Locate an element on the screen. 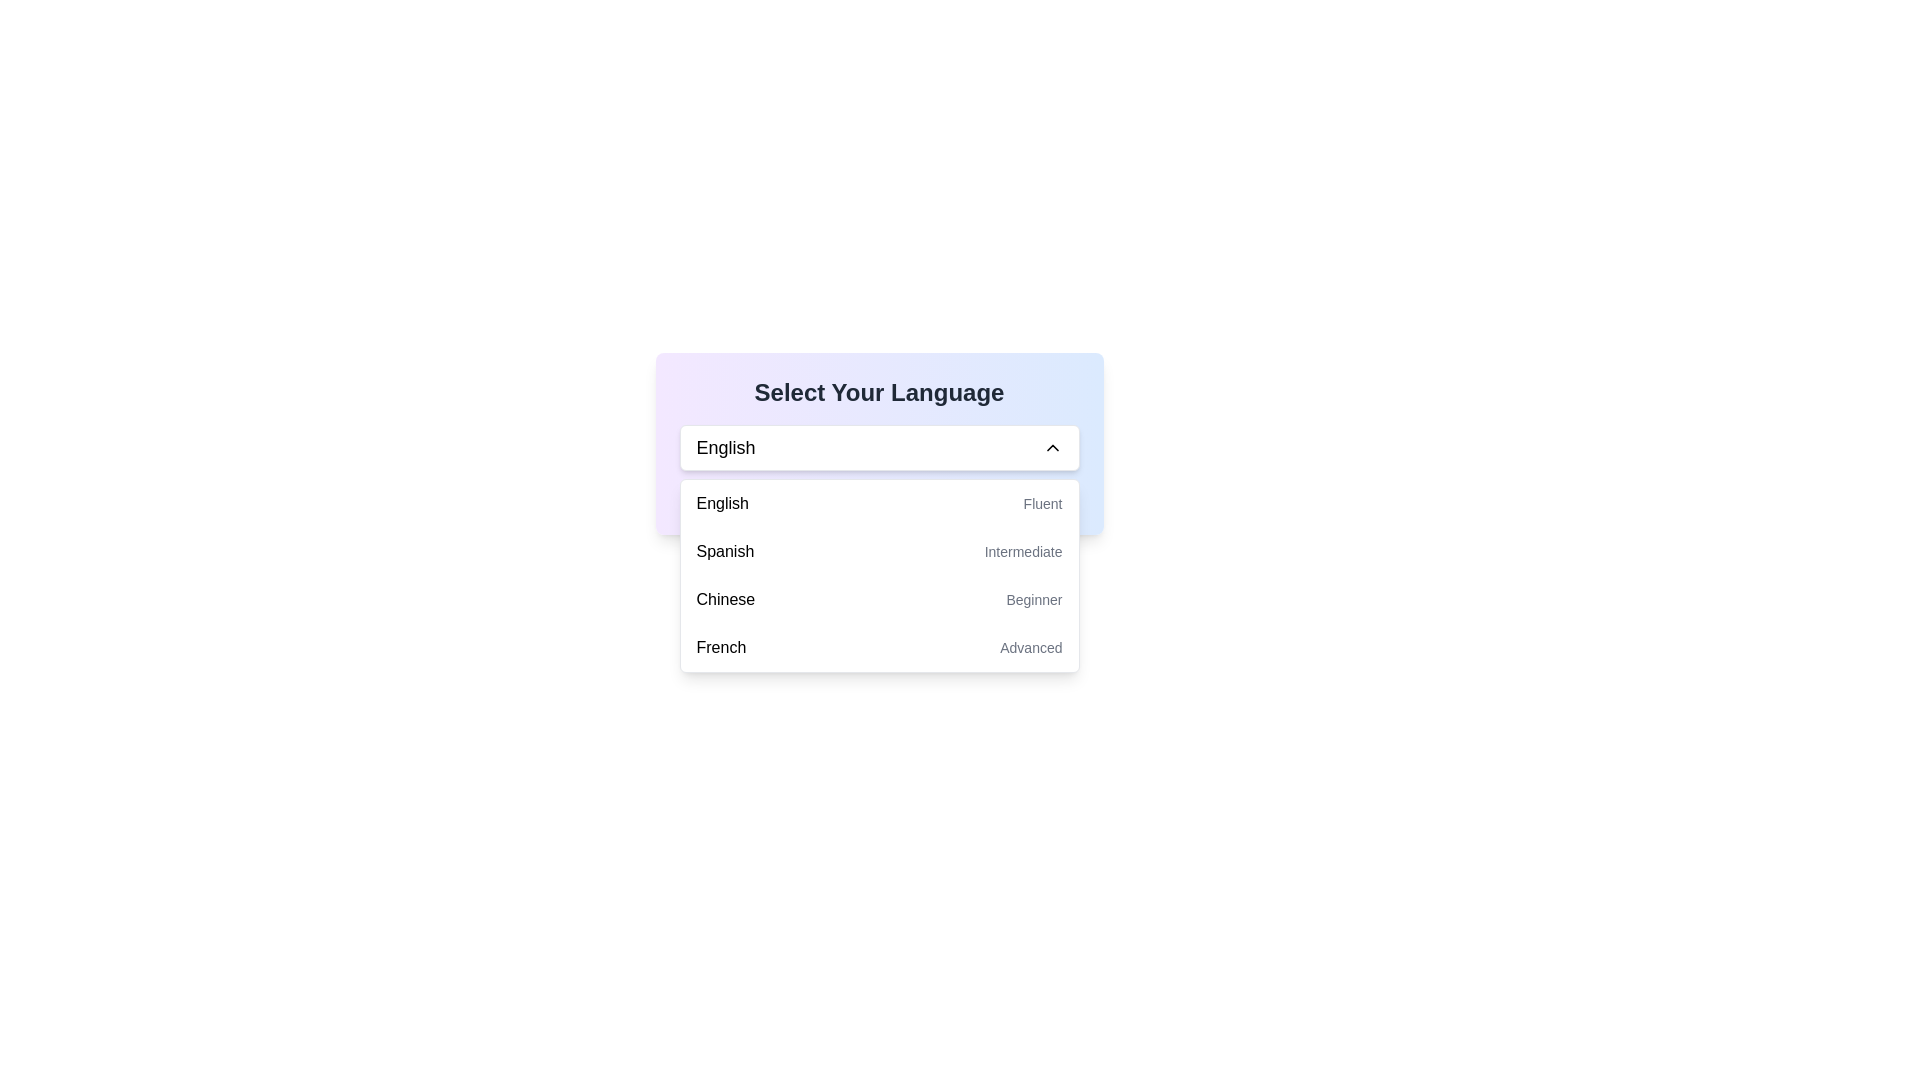  the dropdown list is located at coordinates (879, 575).